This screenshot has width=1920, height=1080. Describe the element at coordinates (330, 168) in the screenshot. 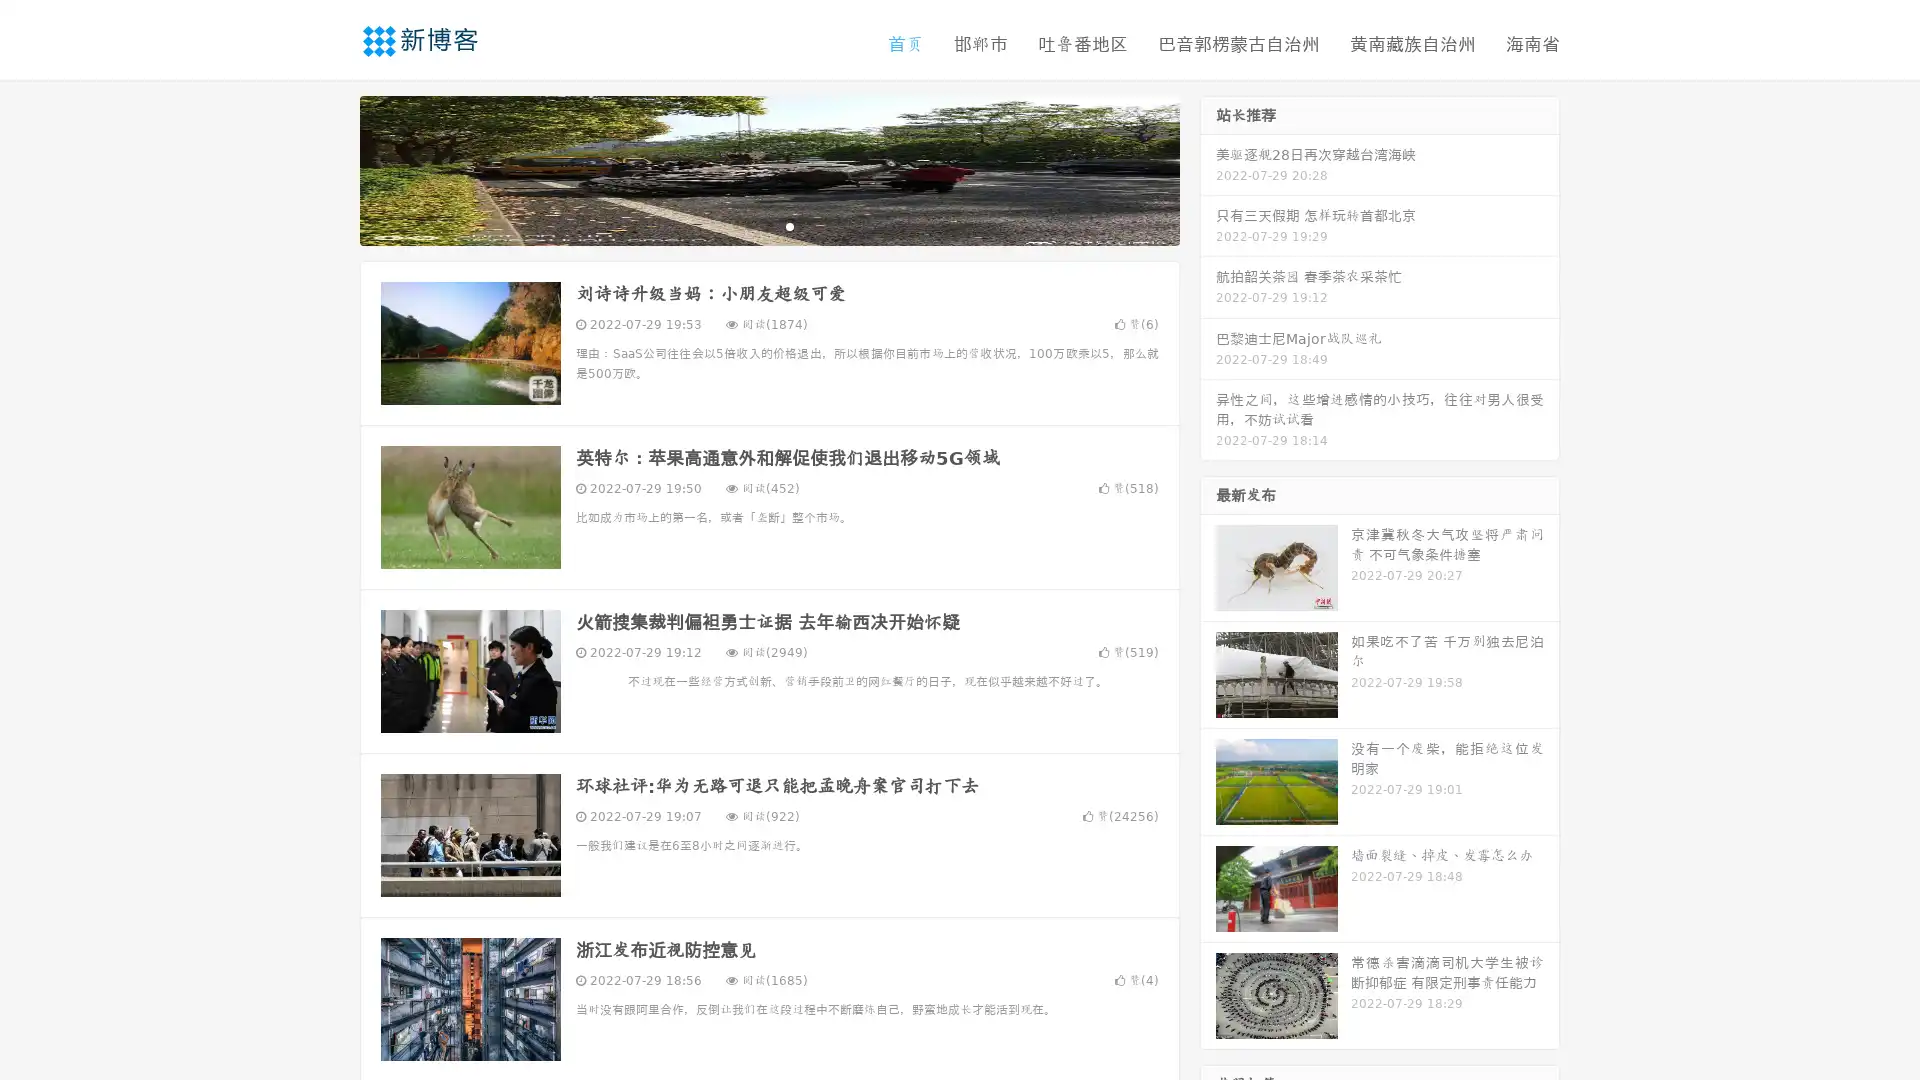

I see `Previous slide` at that location.